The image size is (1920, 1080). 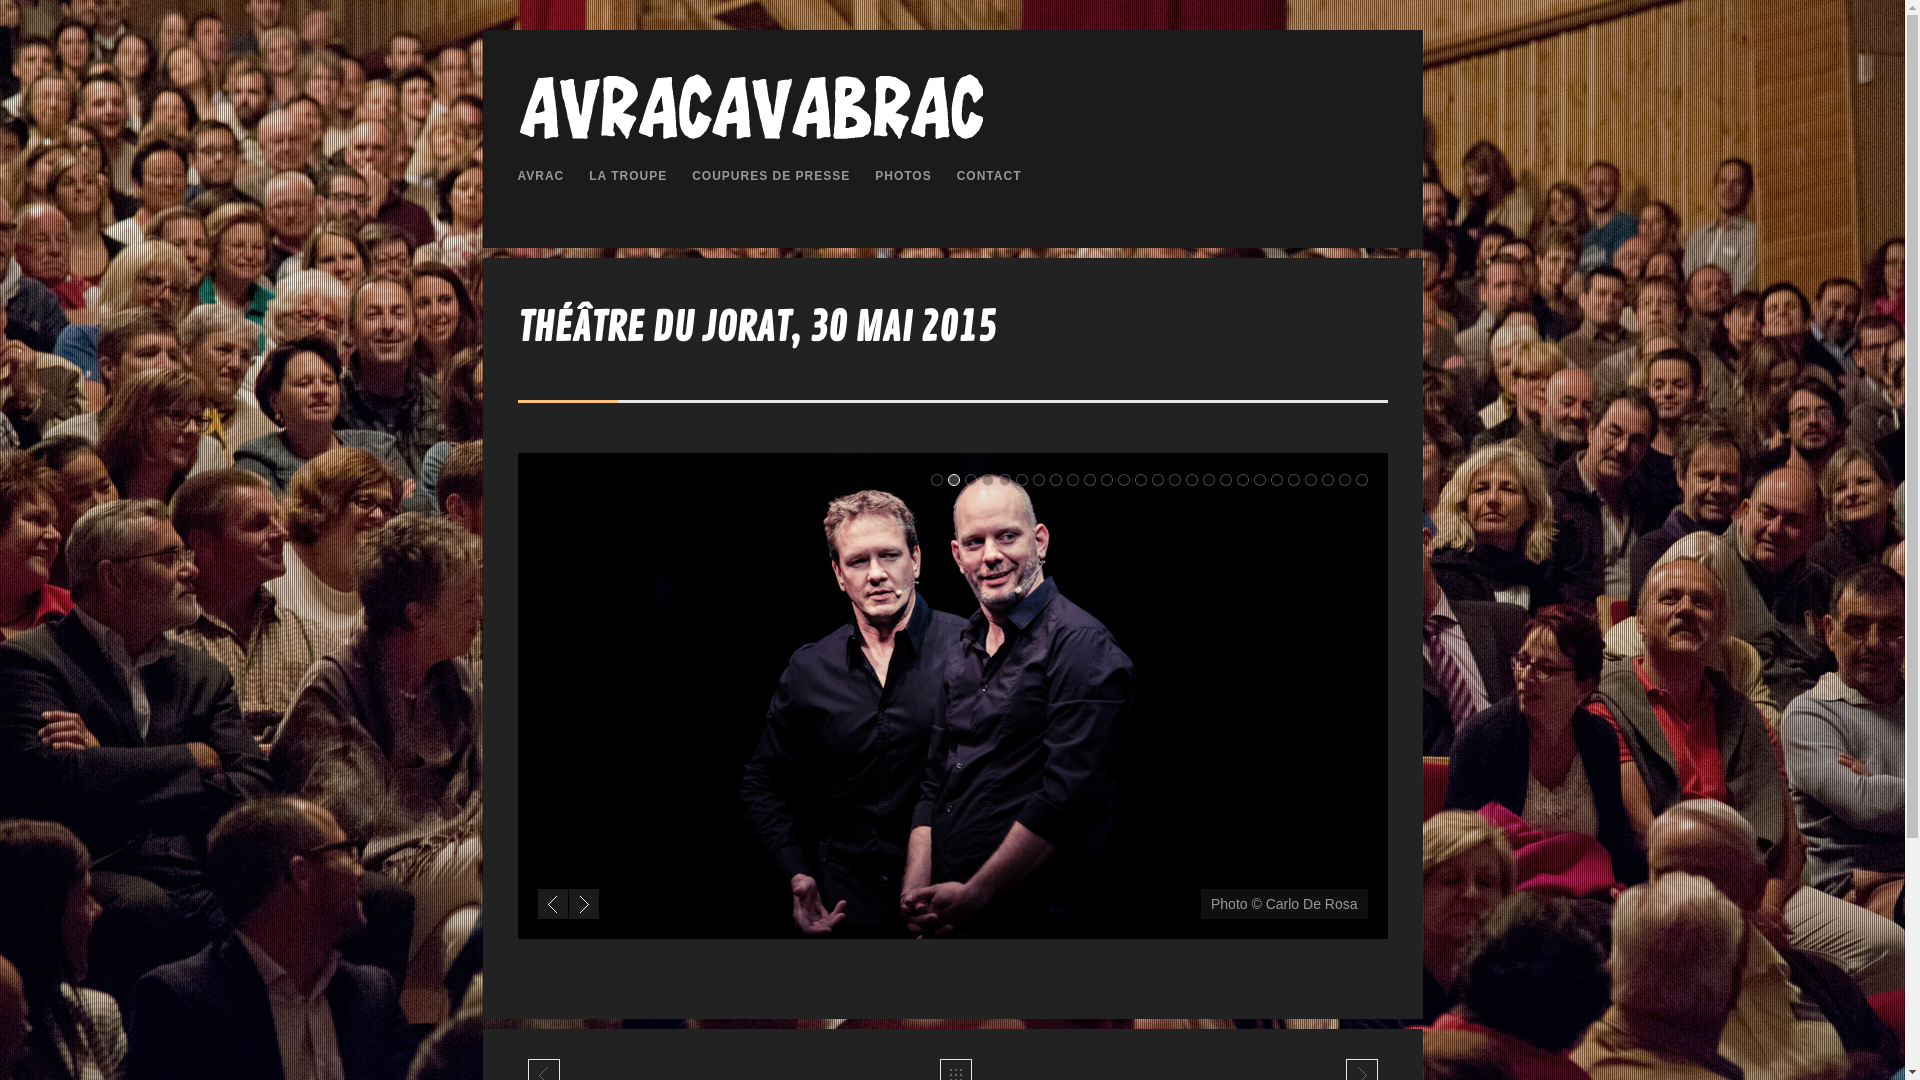 What do you see at coordinates (1049, 479) in the screenshot?
I see `'8'` at bounding box center [1049, 479].